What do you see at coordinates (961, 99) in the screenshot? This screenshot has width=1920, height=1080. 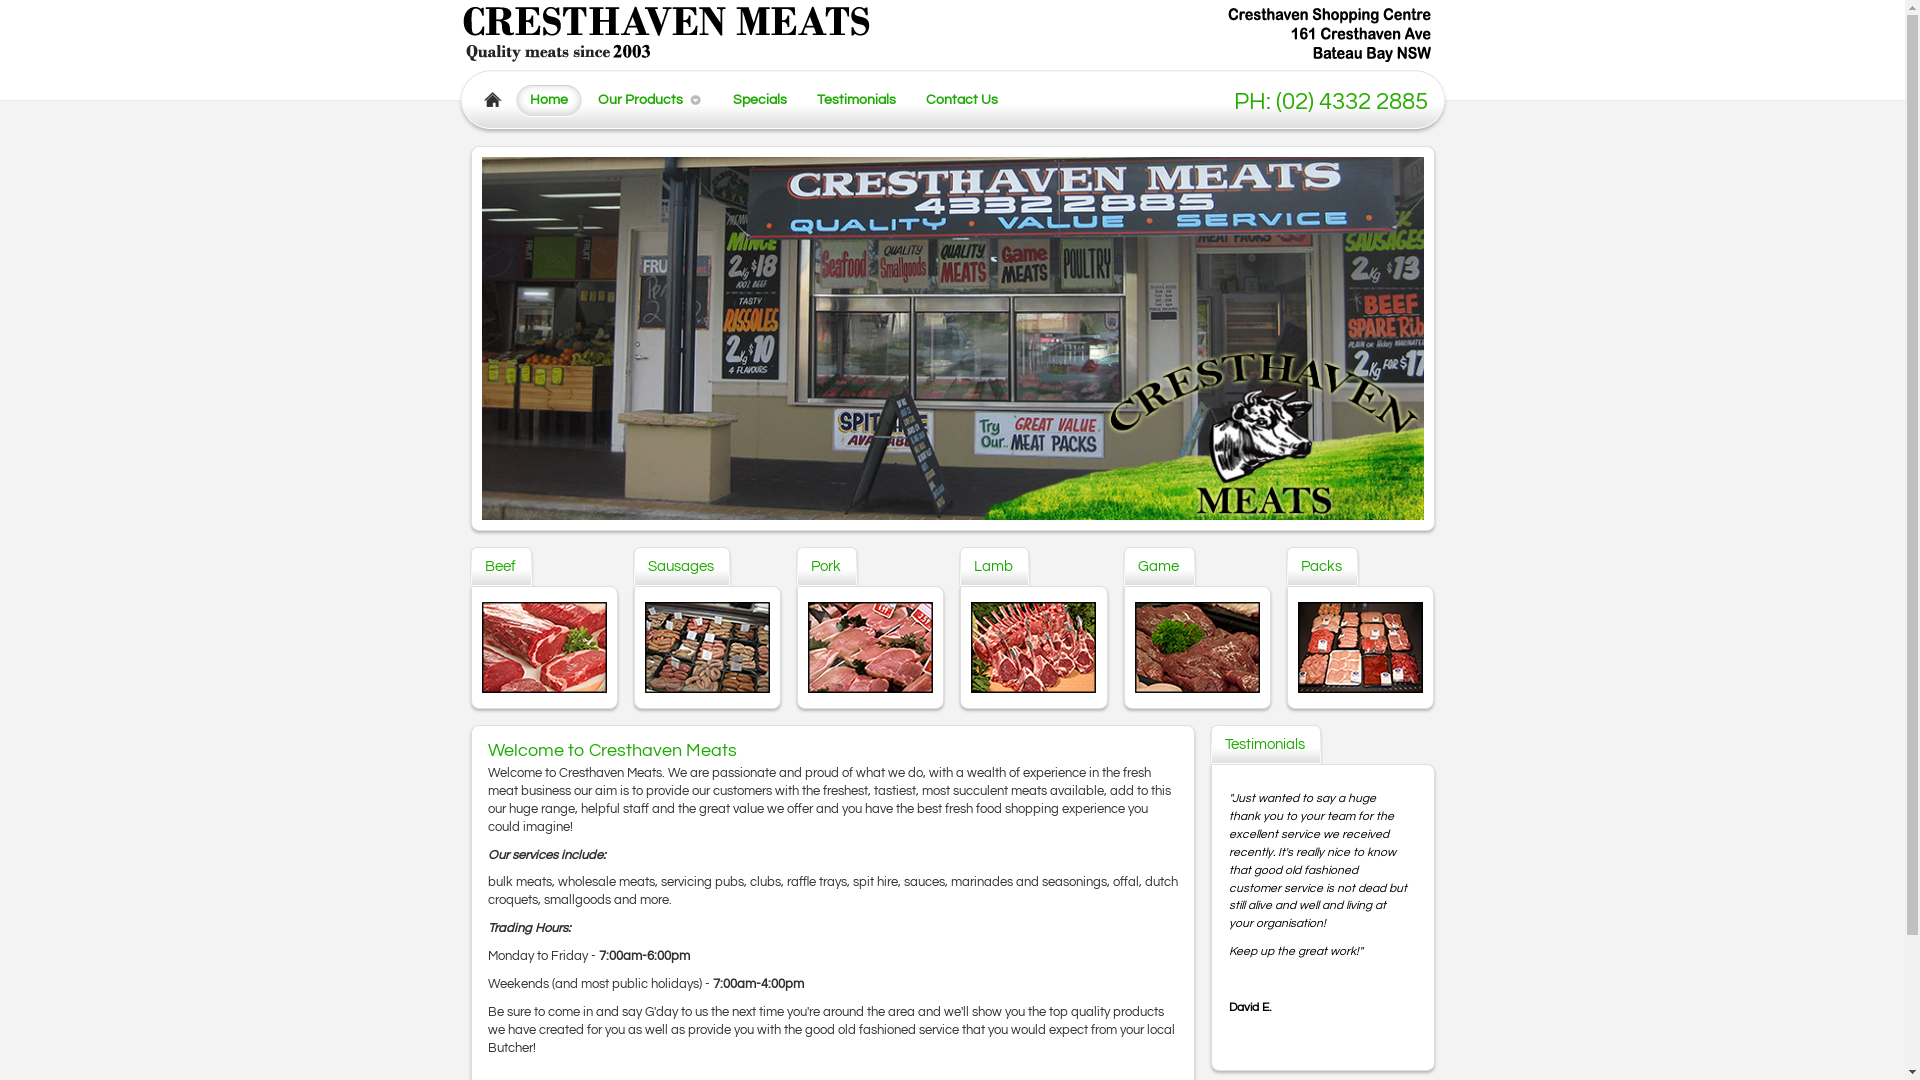 I see `'Contact Us'` at bounding box center [961, 99].